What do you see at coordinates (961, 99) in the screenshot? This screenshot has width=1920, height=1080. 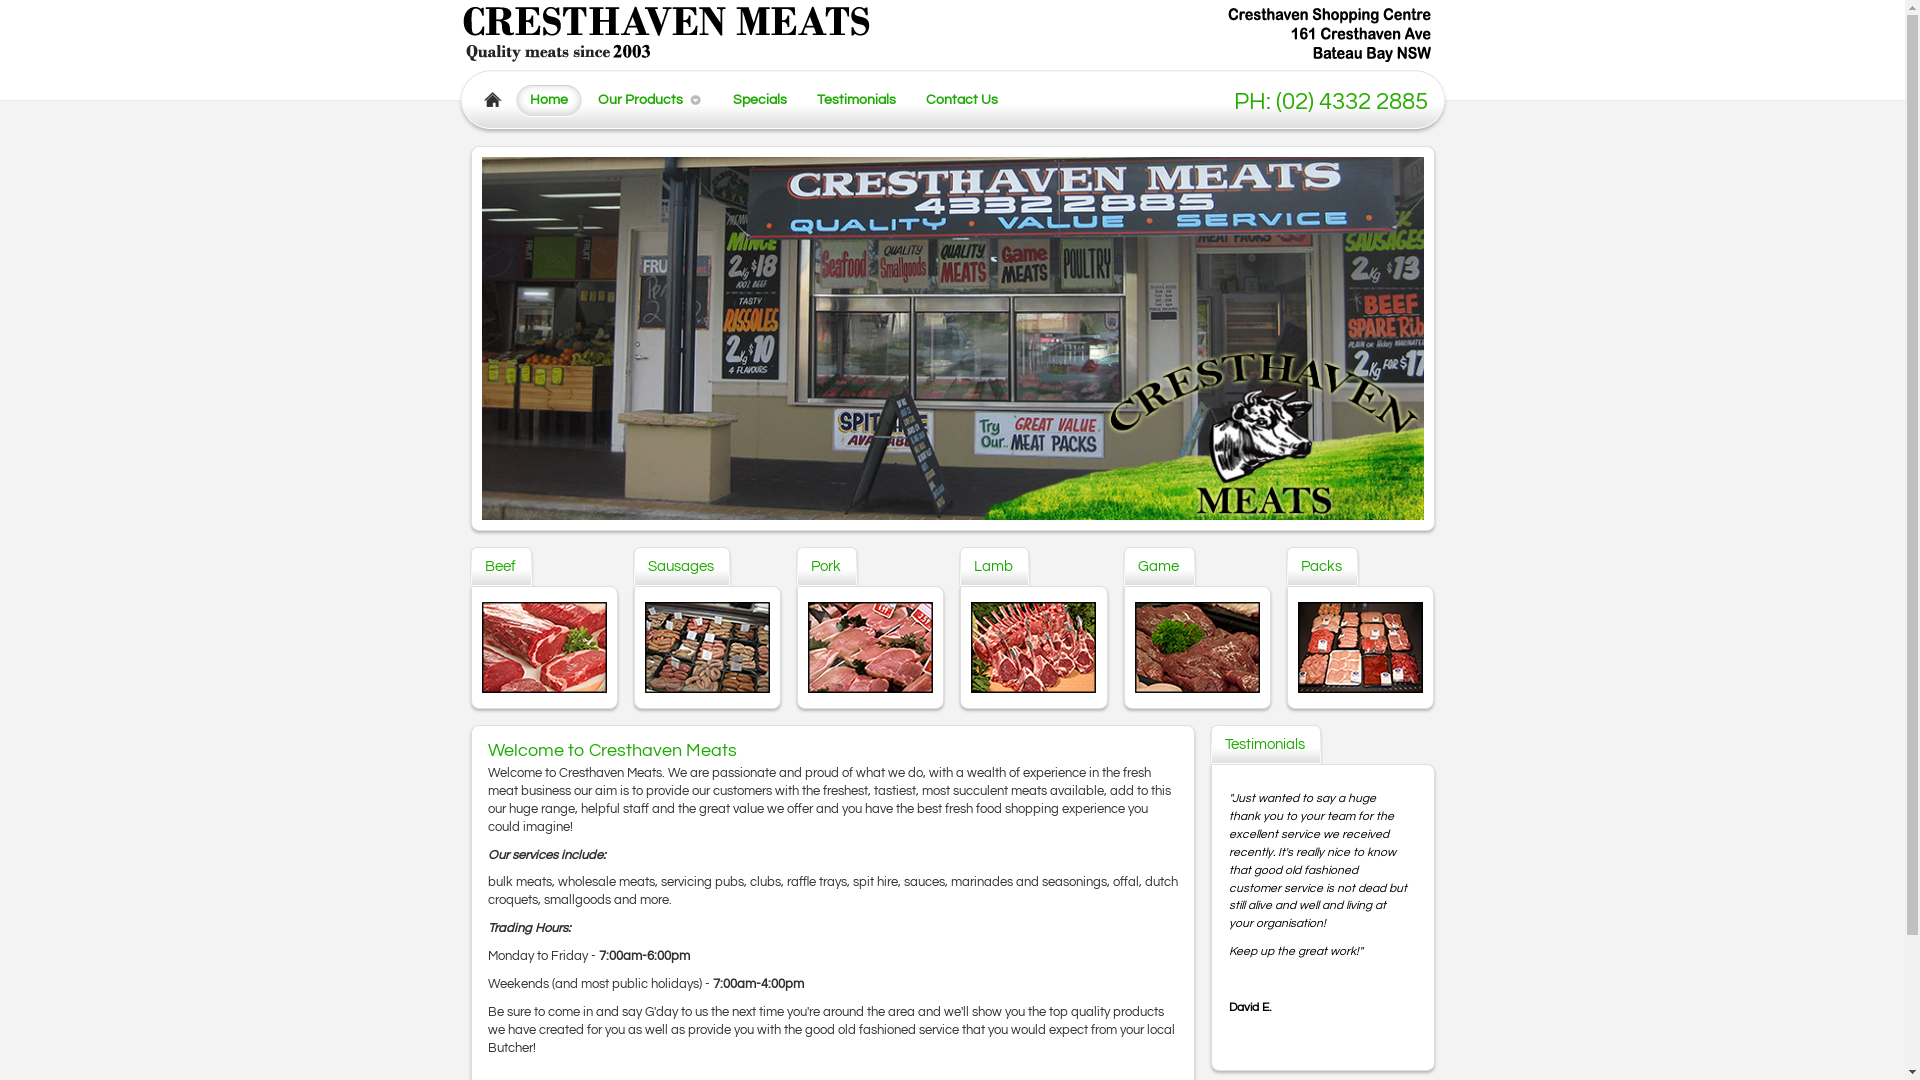 I see `'Contact Us'` at bounding box center [961, 99].